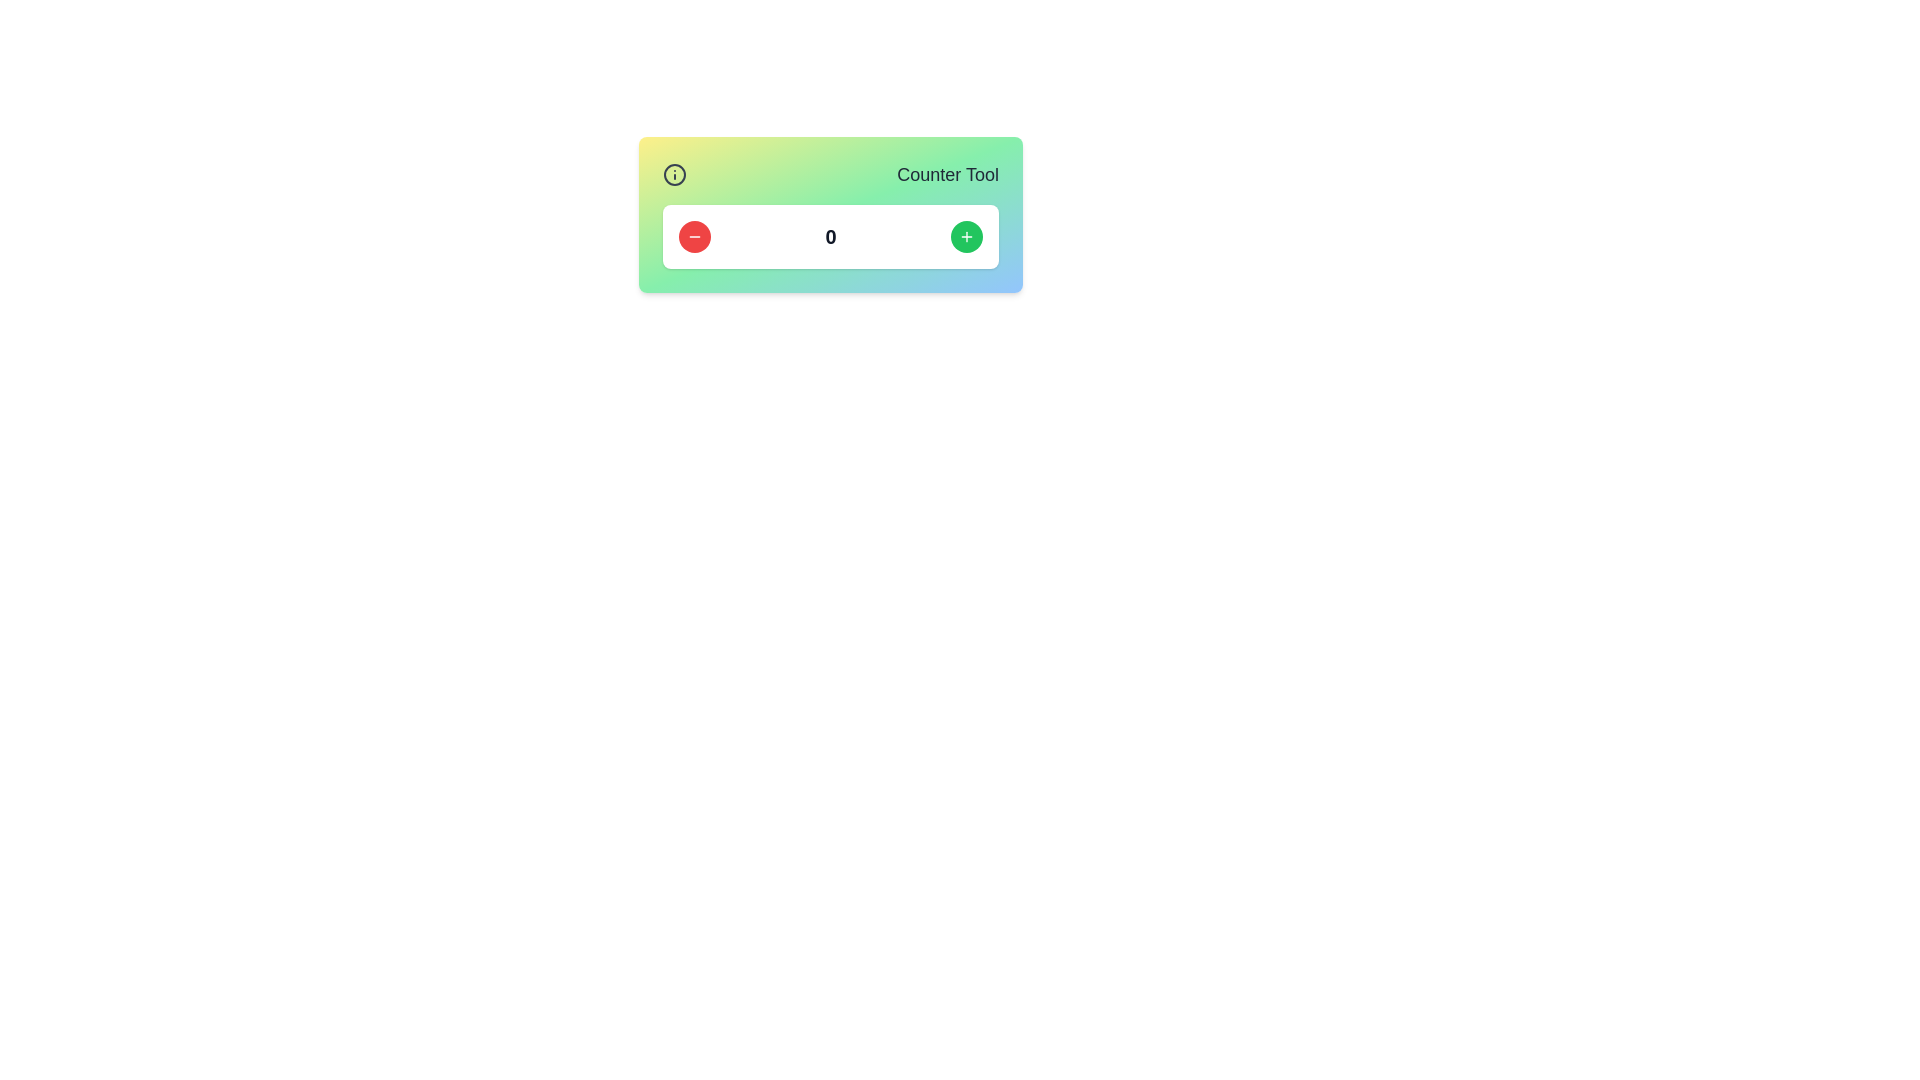  I want to click on the outer circle of the information icon located in the upper left corner of the 'Counter Tool' interface, so click(675, 173).